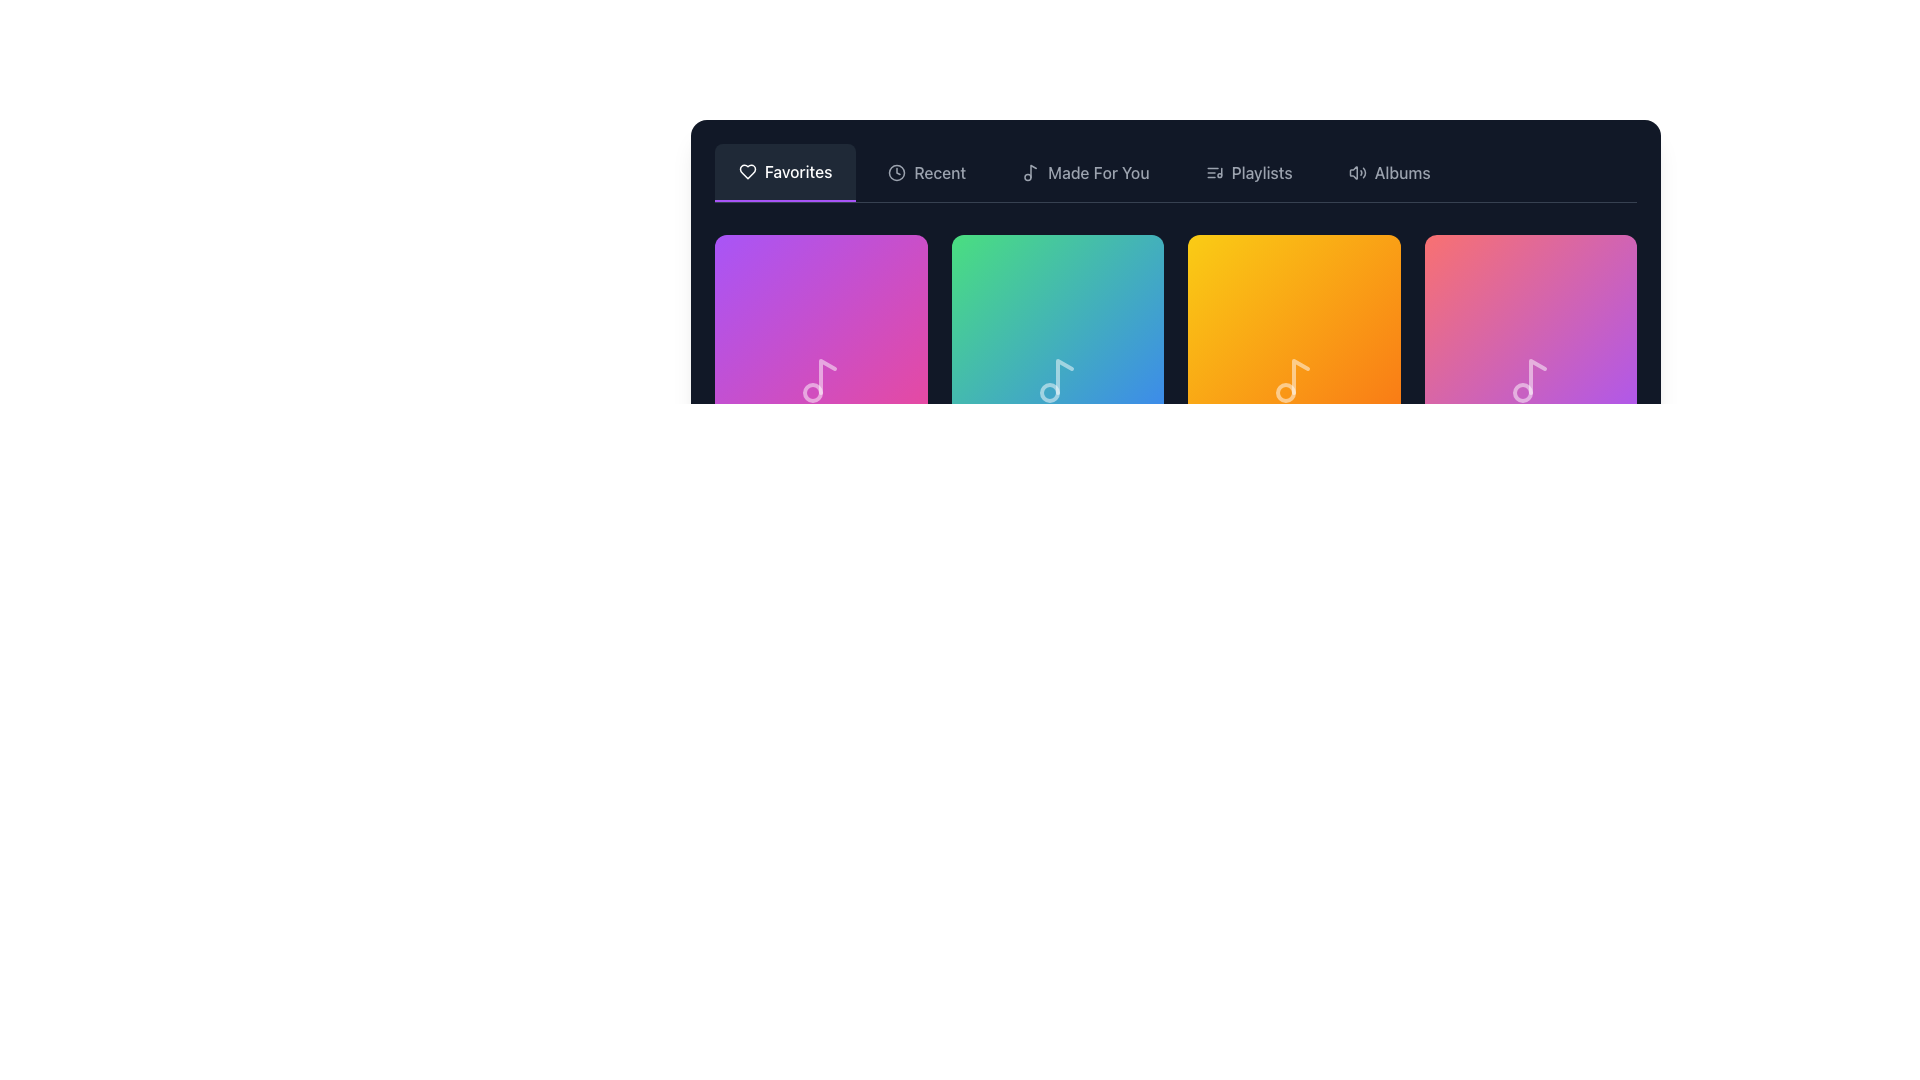 This screenshot has height=1080, width=1920. I want to click on the graphical circle element in the SVG format, which represents a filled circle with a radius of 4 units, located in the lower-left corner of the music icon, so click(1048, 393).